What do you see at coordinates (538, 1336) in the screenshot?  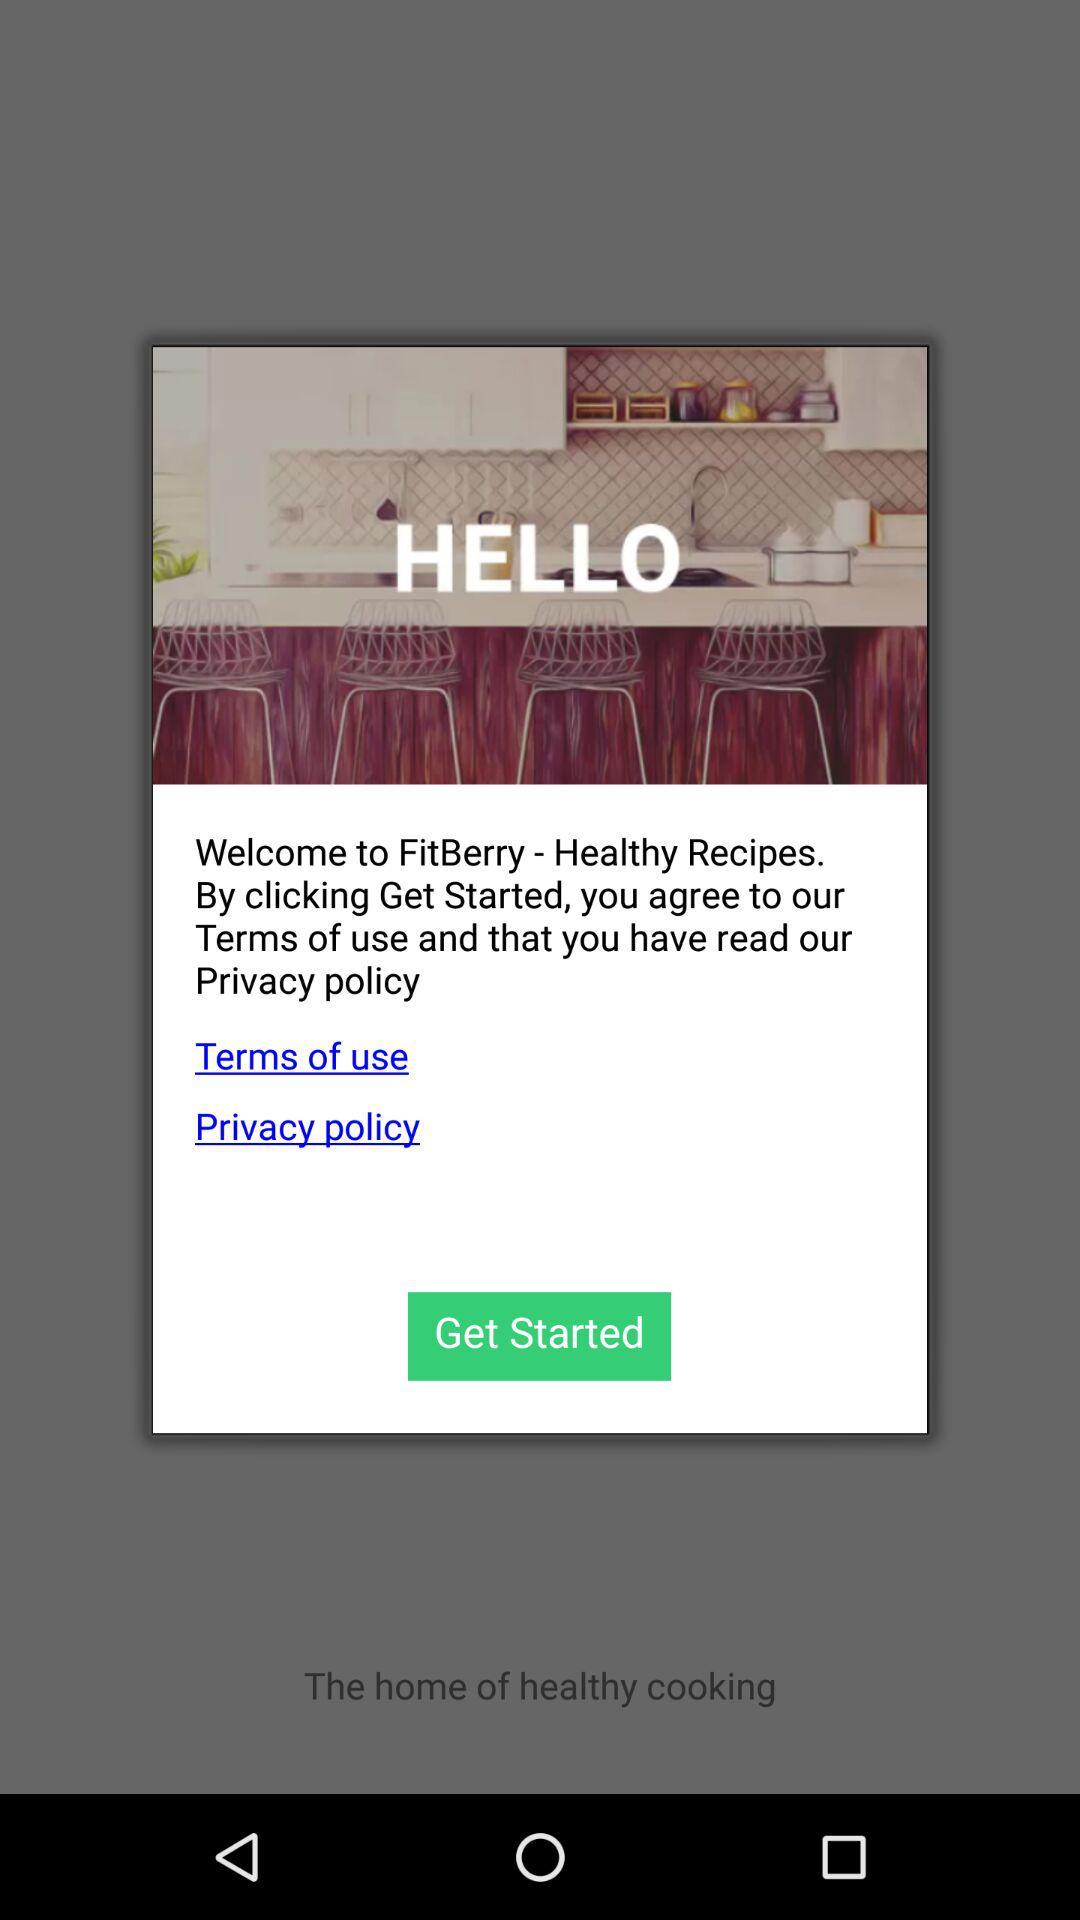 I see `agree to terms of service and start app` at bounding box center [538, 1336].